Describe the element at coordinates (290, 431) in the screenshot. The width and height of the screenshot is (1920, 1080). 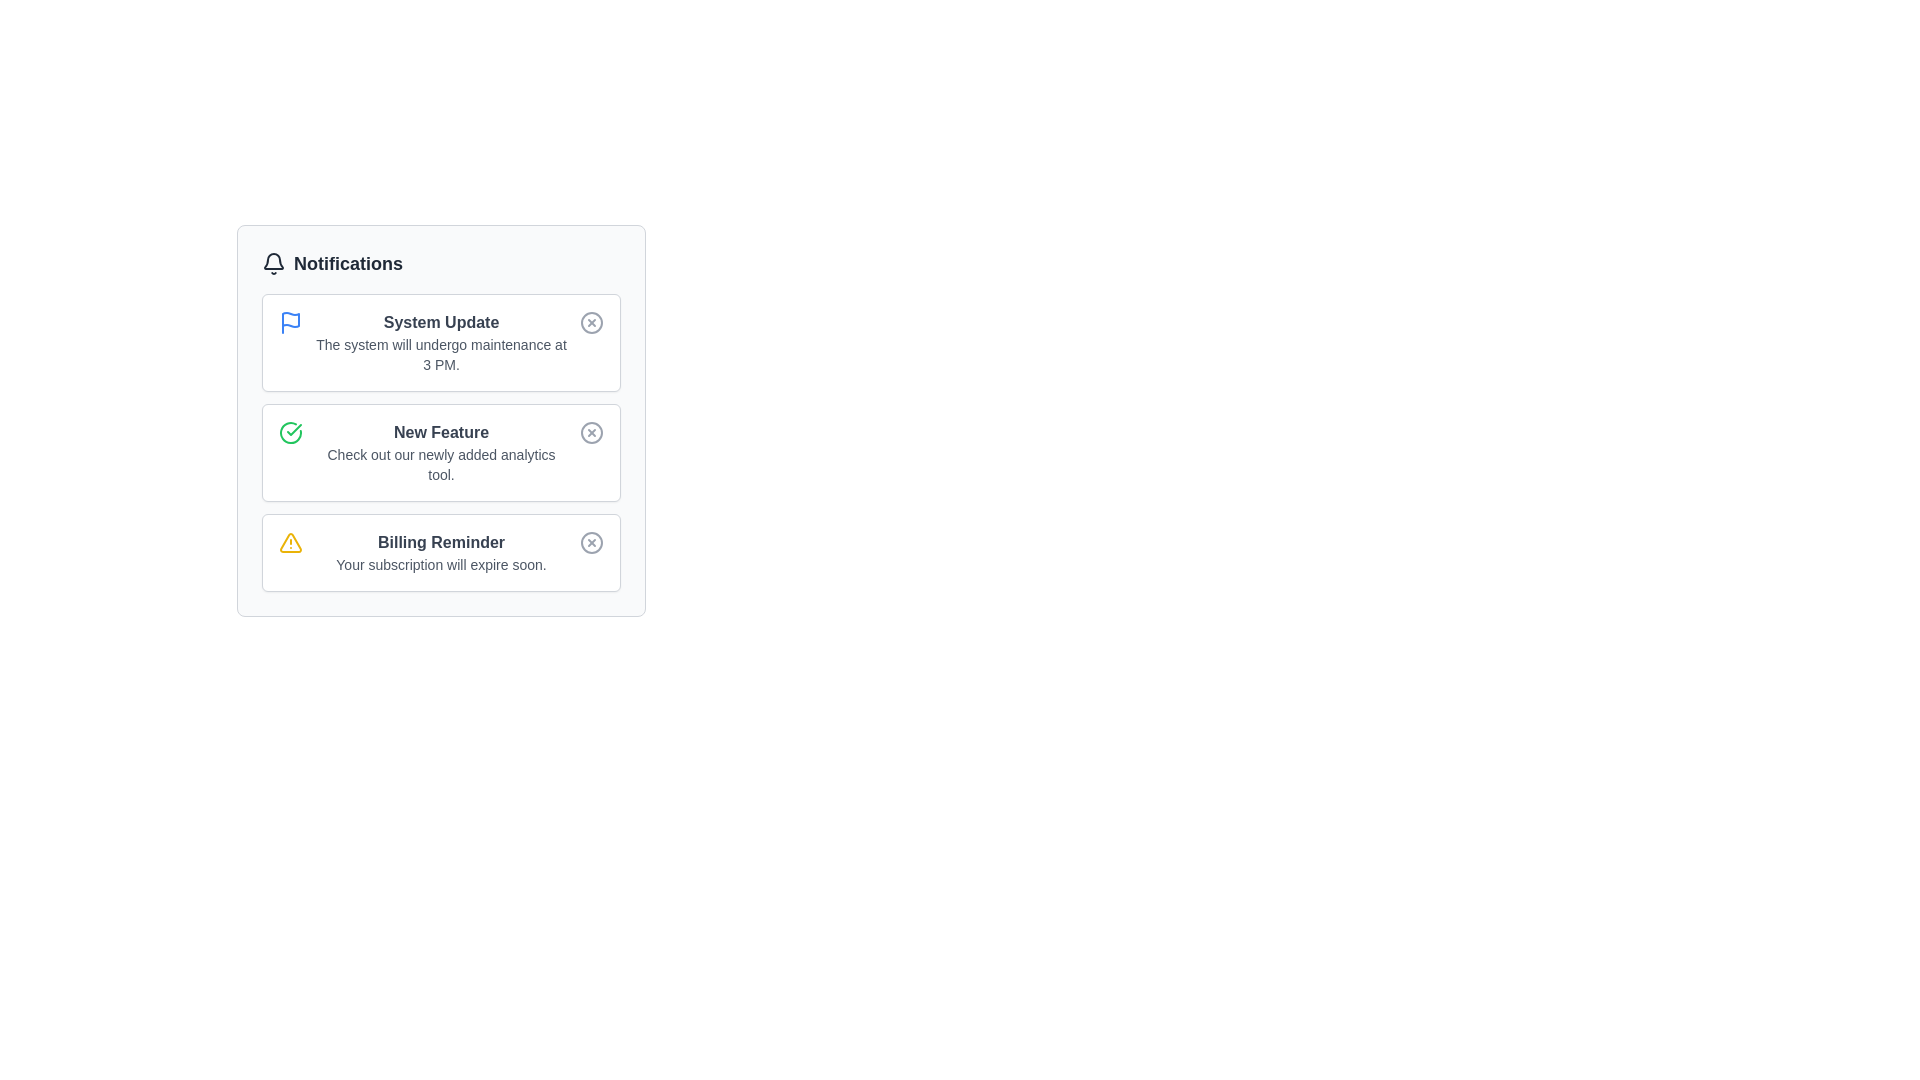
I see `the success indicator icon located in the second notification card, adjacent to the text 'New Feature'` at that location.